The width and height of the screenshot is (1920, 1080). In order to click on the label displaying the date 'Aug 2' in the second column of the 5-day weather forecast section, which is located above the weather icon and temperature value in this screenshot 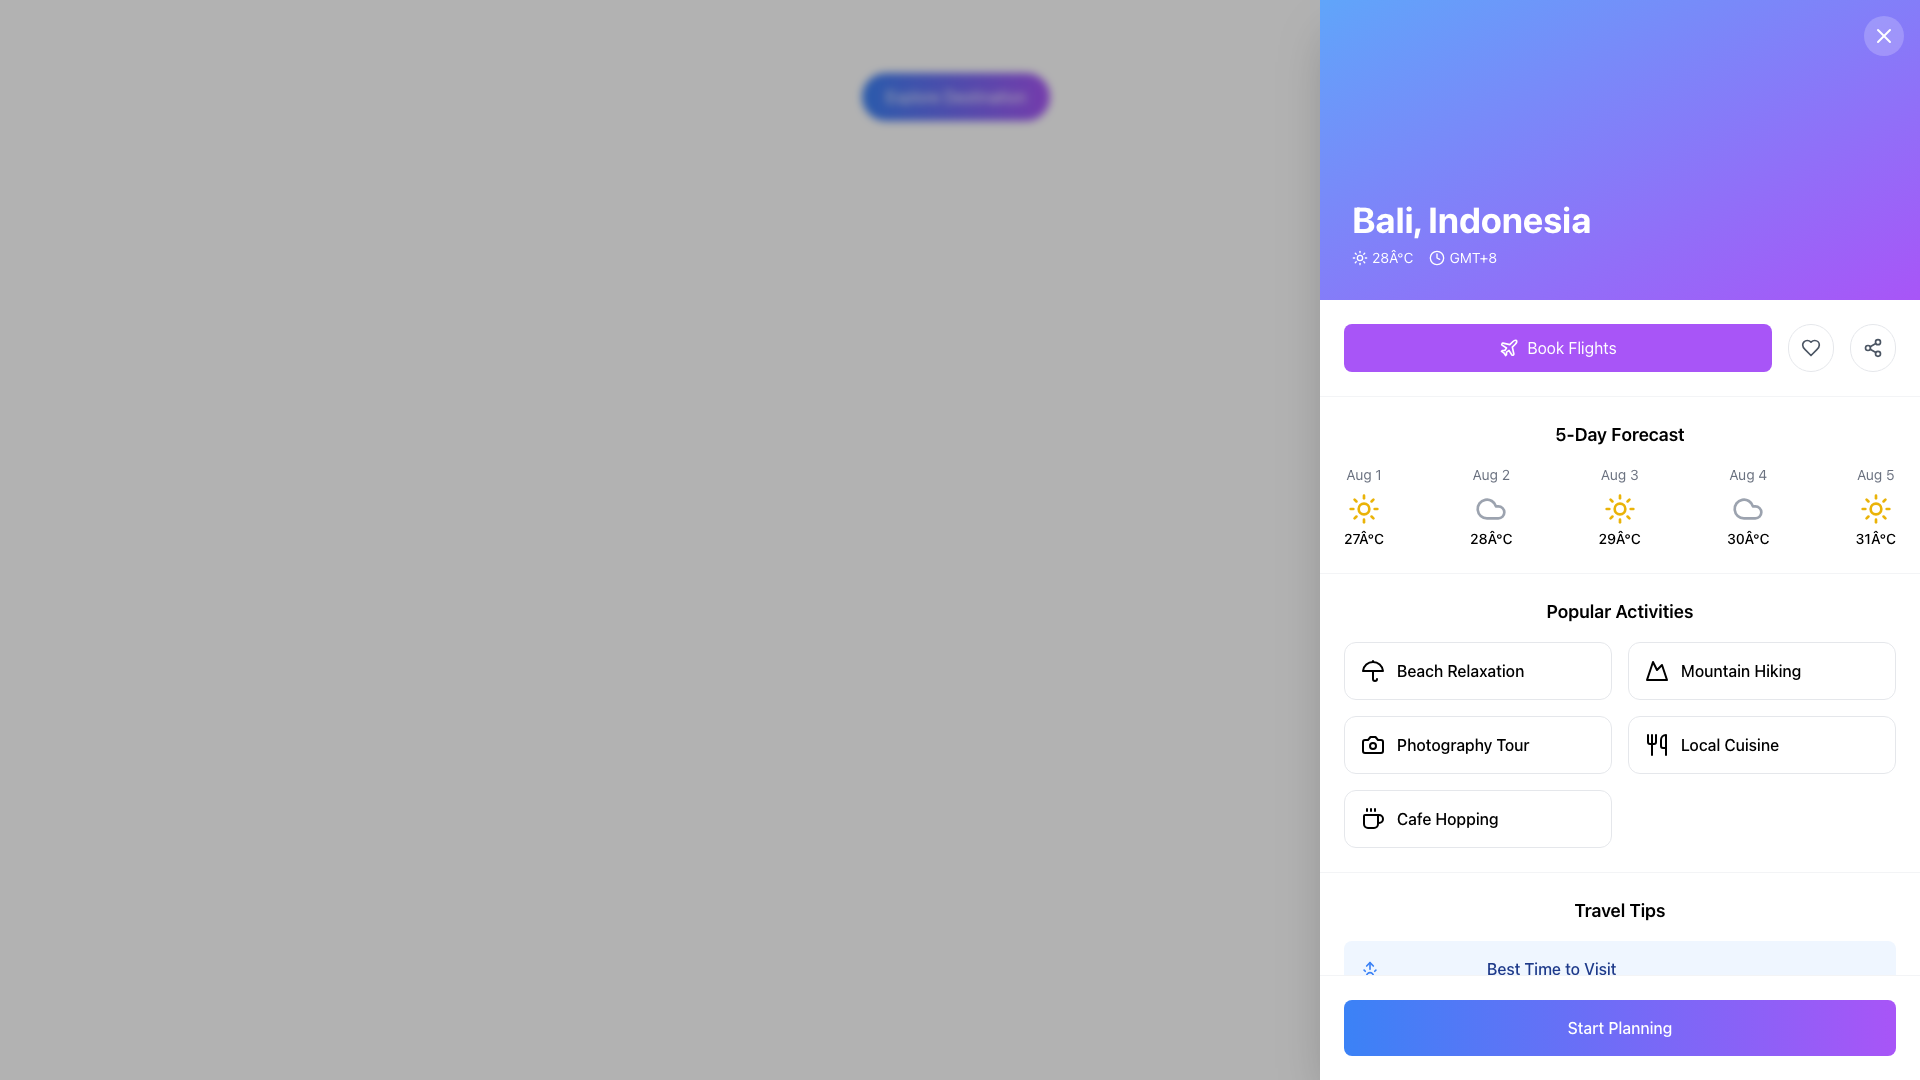, I will do `click(1491, 474)`.